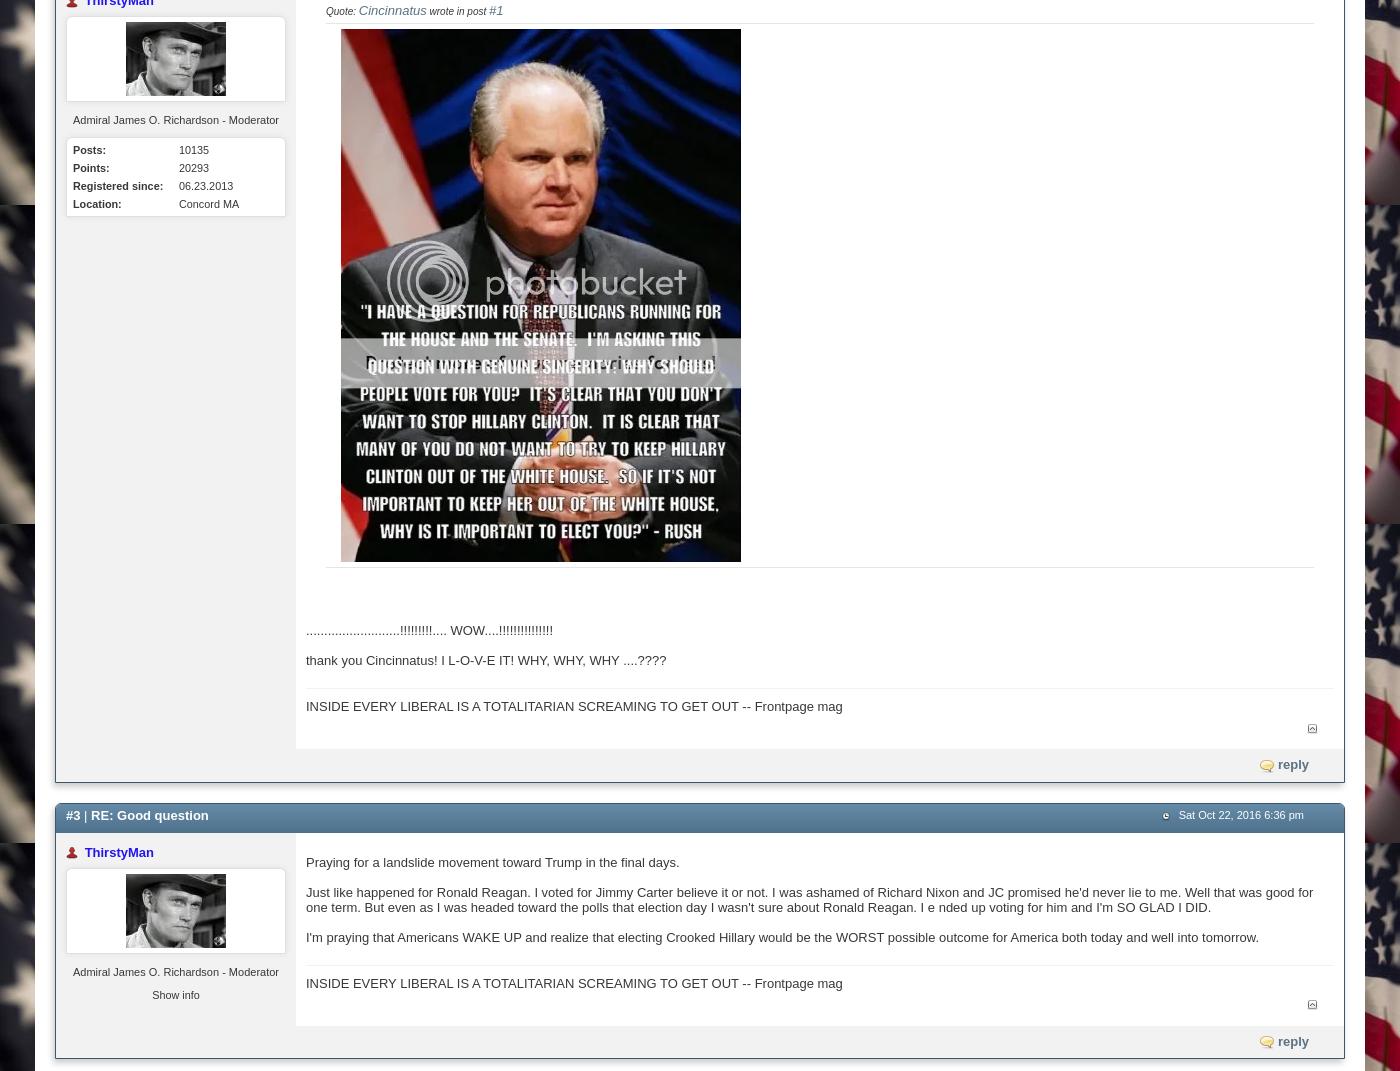  What do you see at coordinates (72, 185) in the screenshot?
I see `'Registered since:'` at bounding box center [72, 185].